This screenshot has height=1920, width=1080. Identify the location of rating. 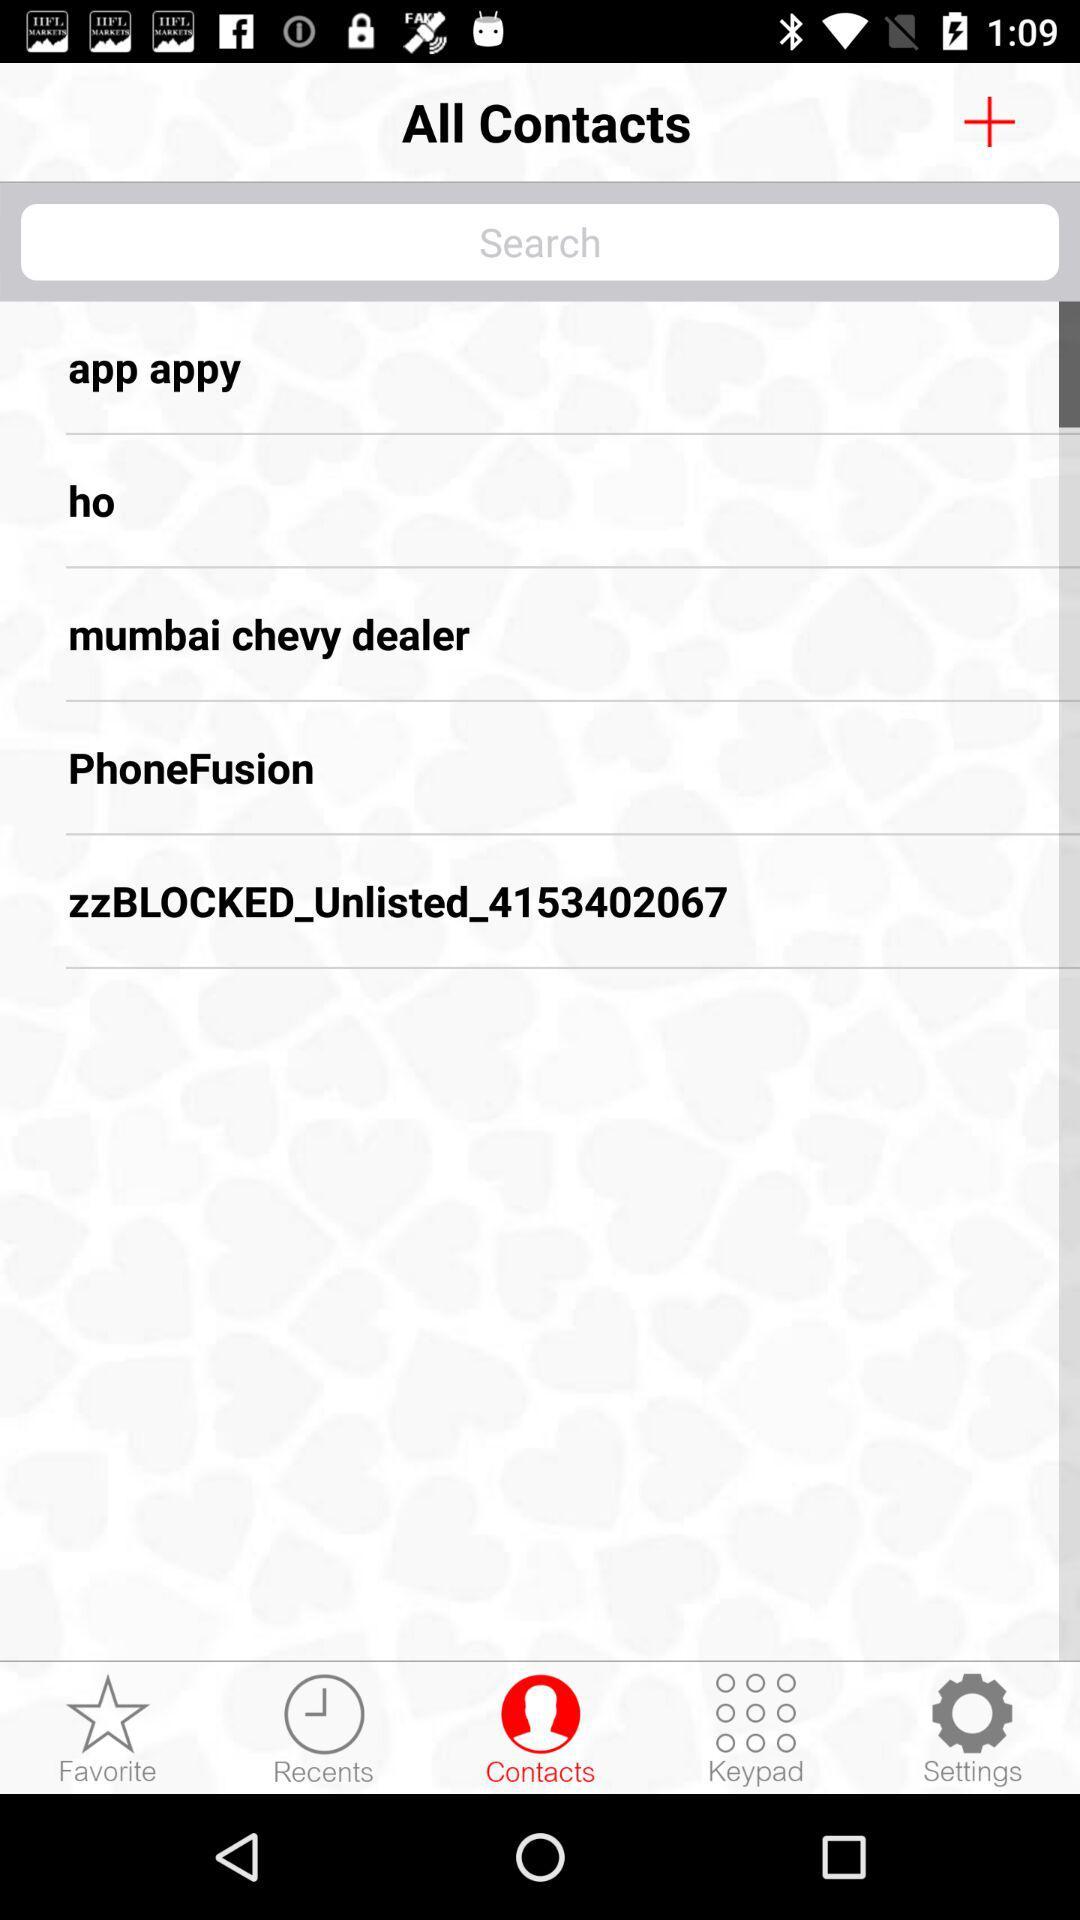
(108, 1728).